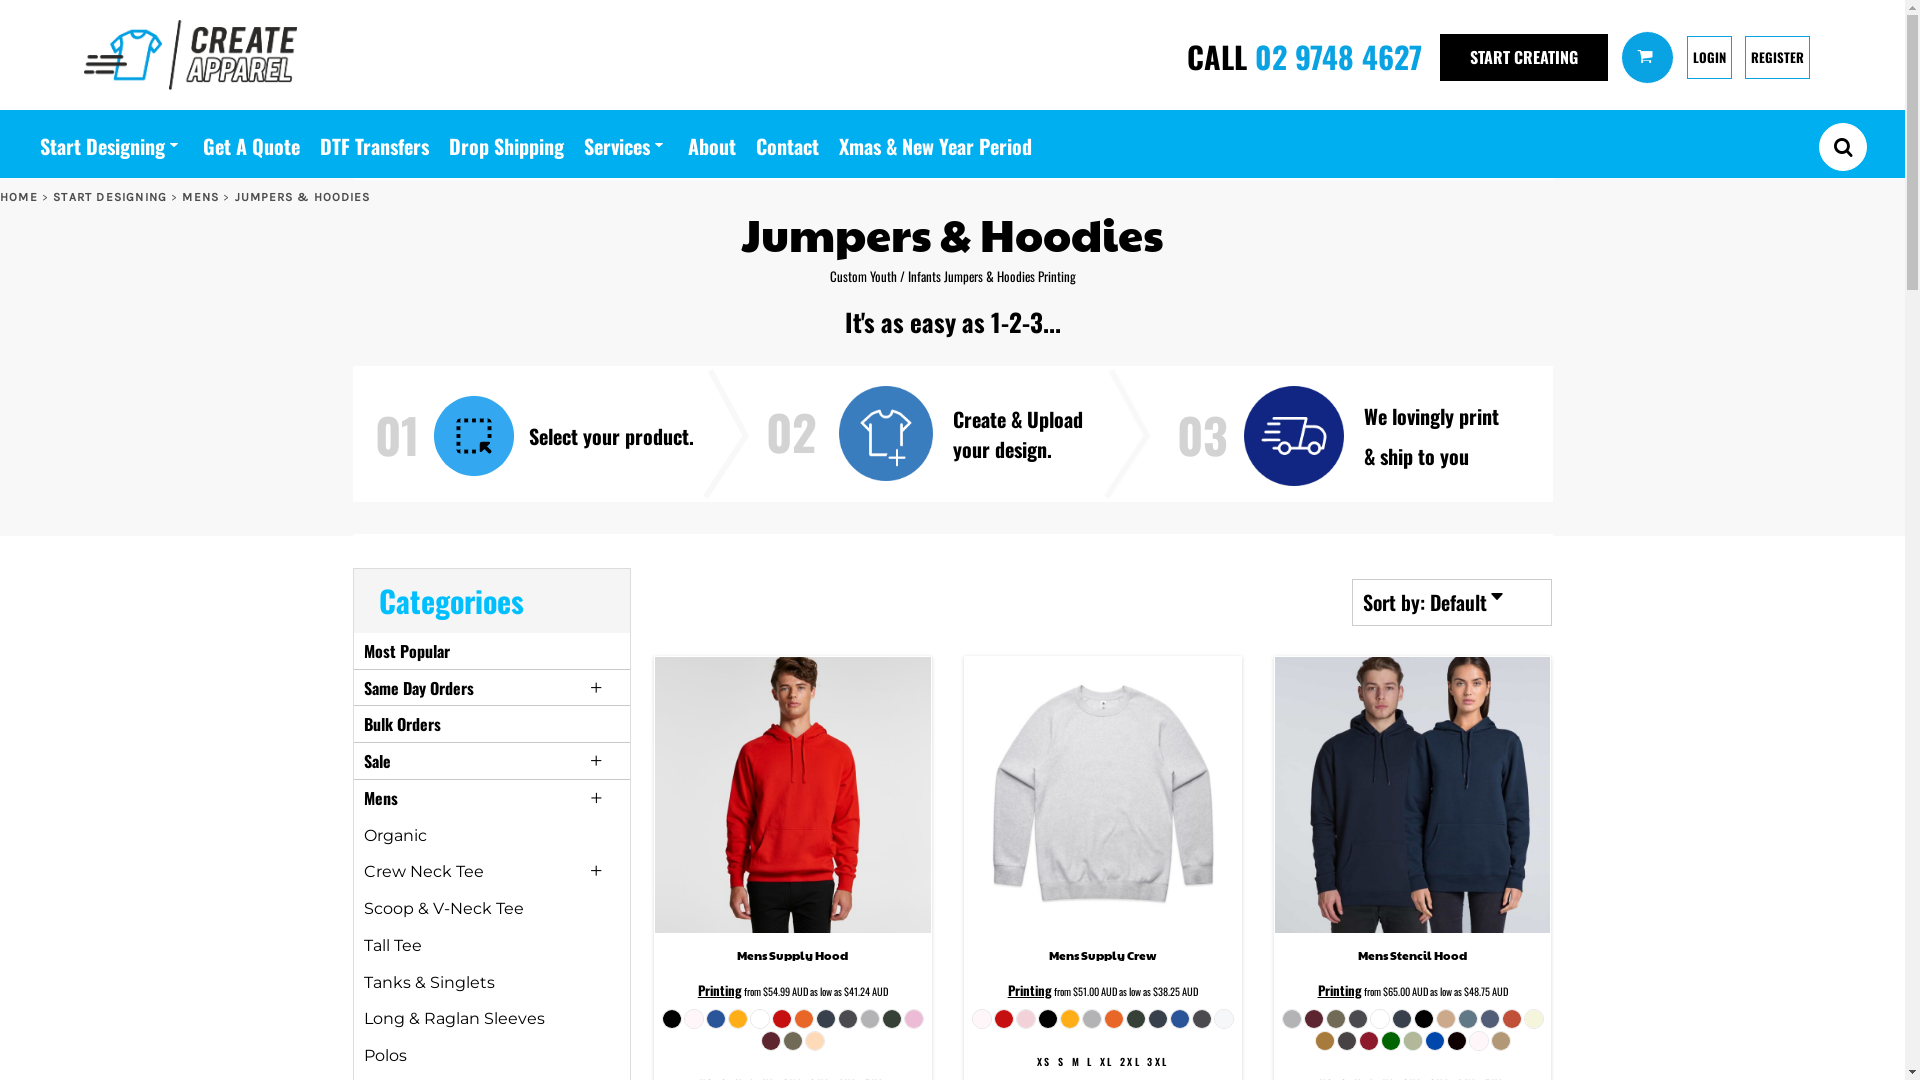 The image size is (1920, 1080). Describe the element at coordinates (711, 142) in the screenshot. I see `'About'` at that location.